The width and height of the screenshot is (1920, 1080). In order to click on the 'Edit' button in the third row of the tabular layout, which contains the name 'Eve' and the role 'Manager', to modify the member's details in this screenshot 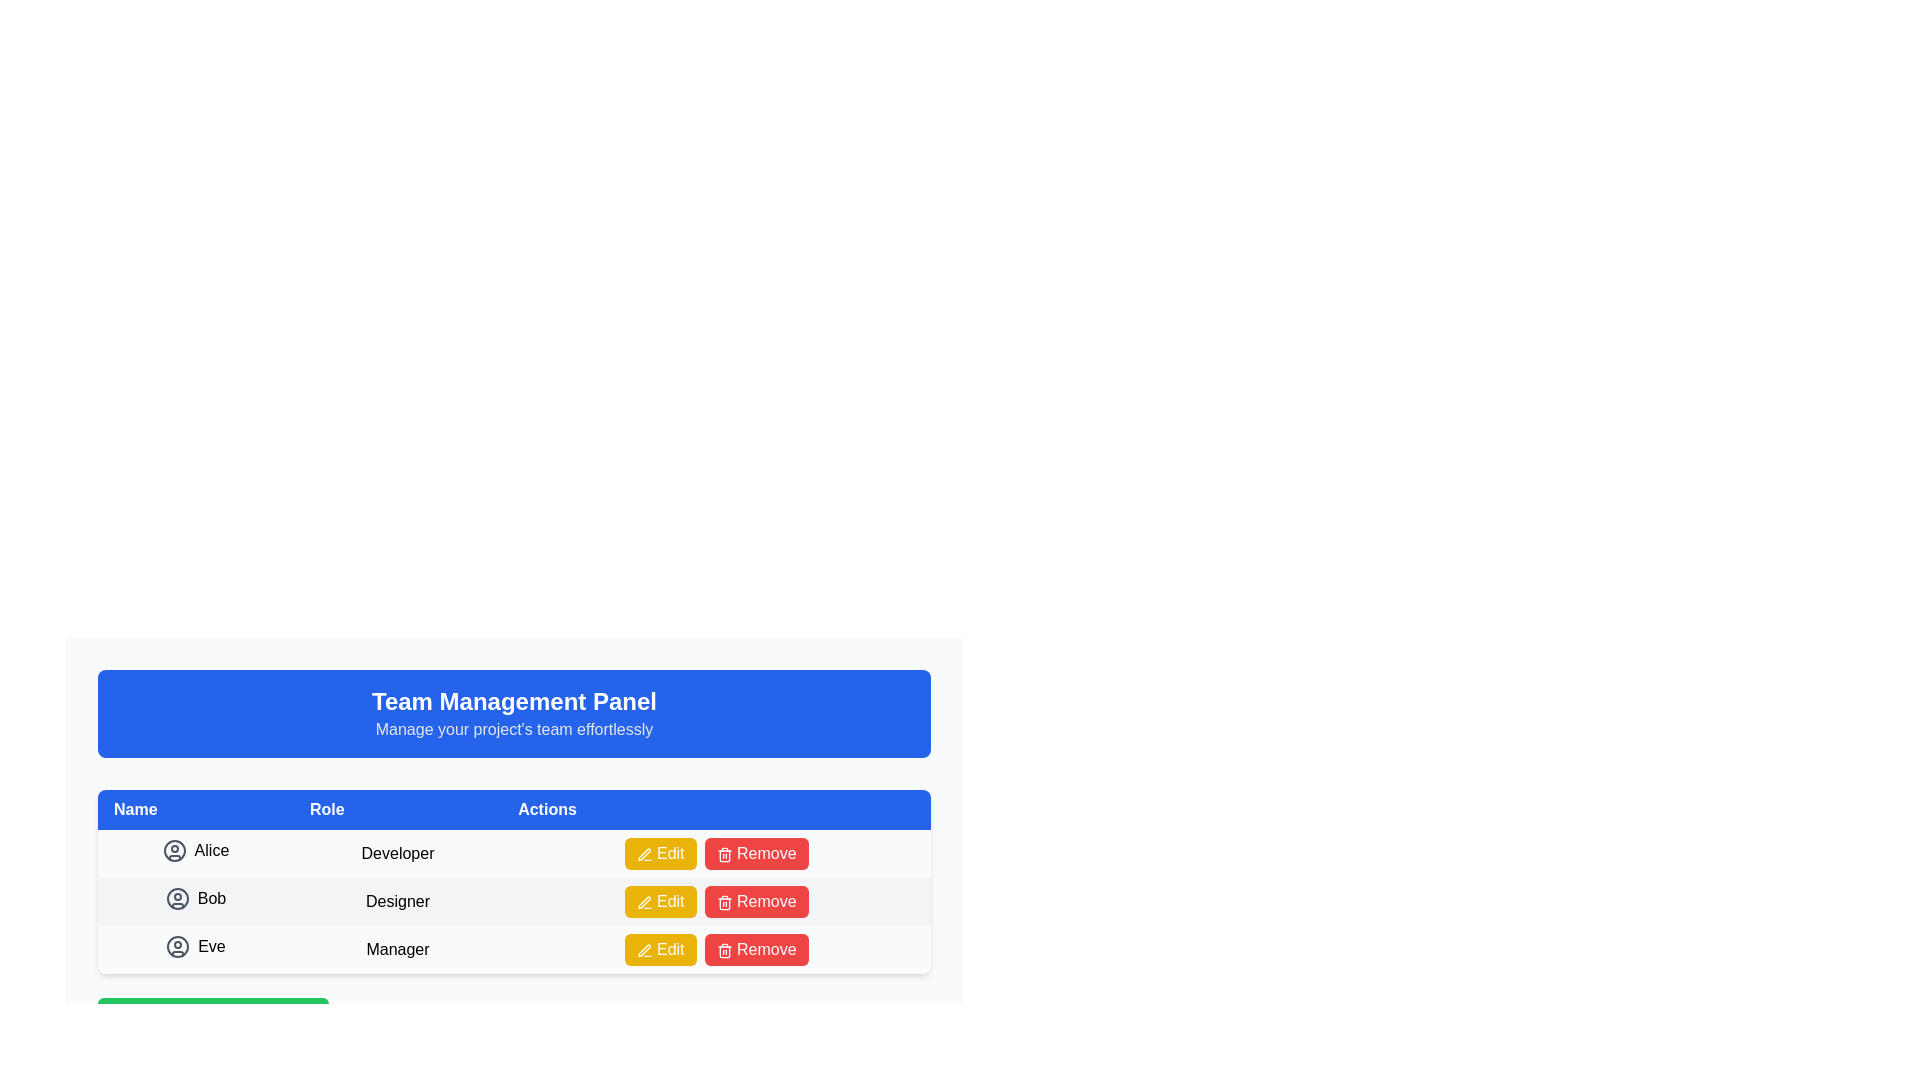, I will do `click(514, 948)`.